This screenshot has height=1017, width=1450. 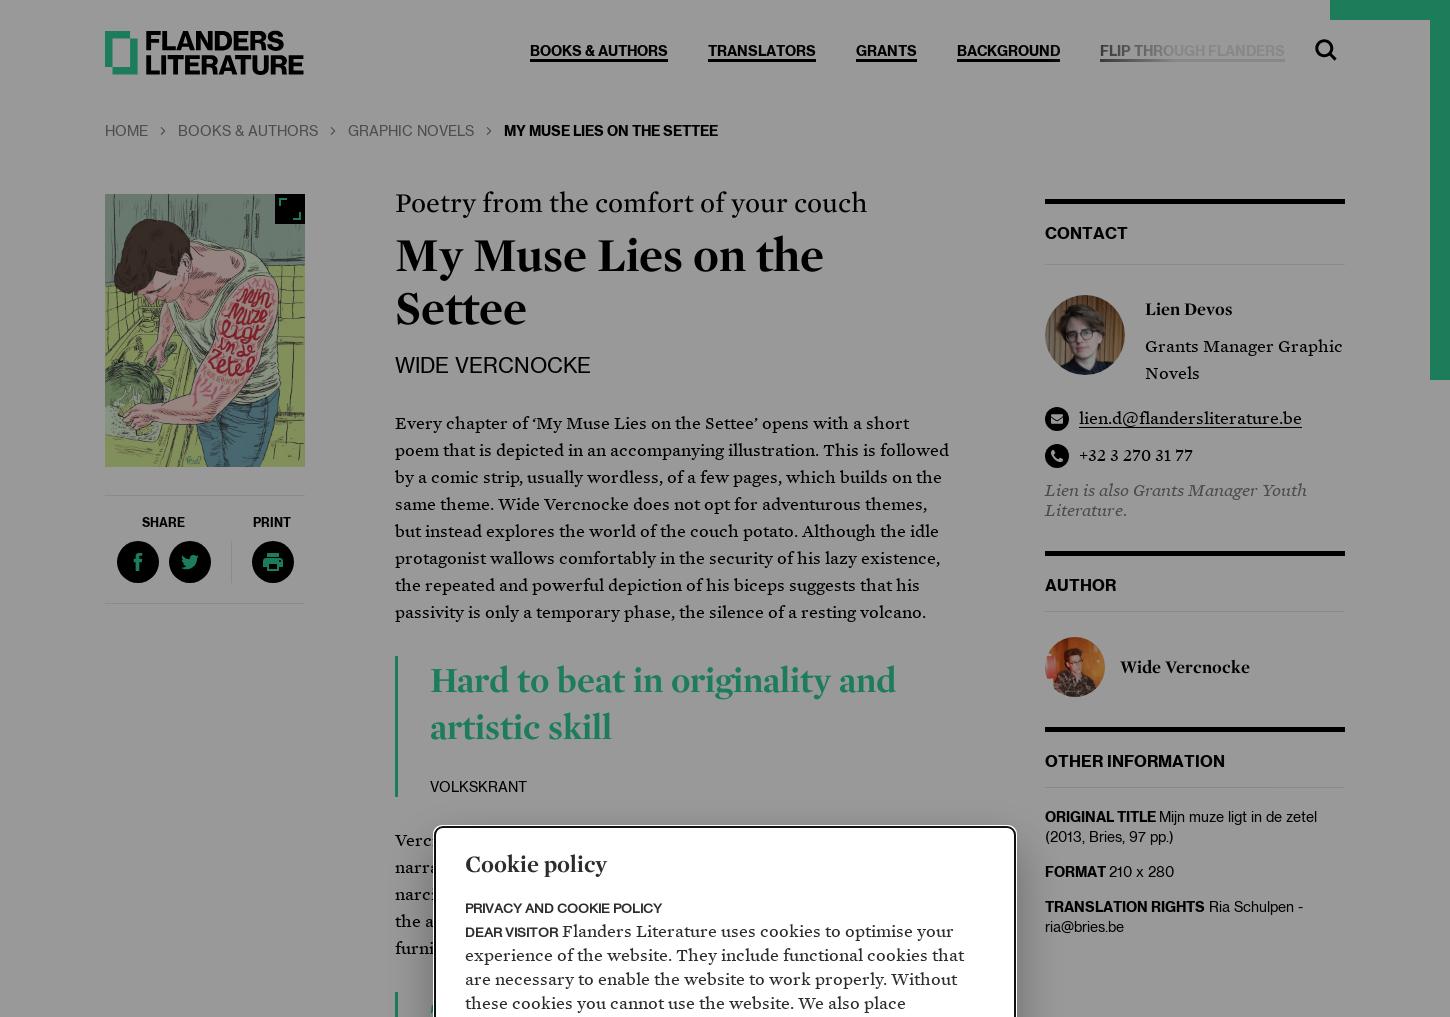 I want to click on 'Home', so click(x=104, y=131).